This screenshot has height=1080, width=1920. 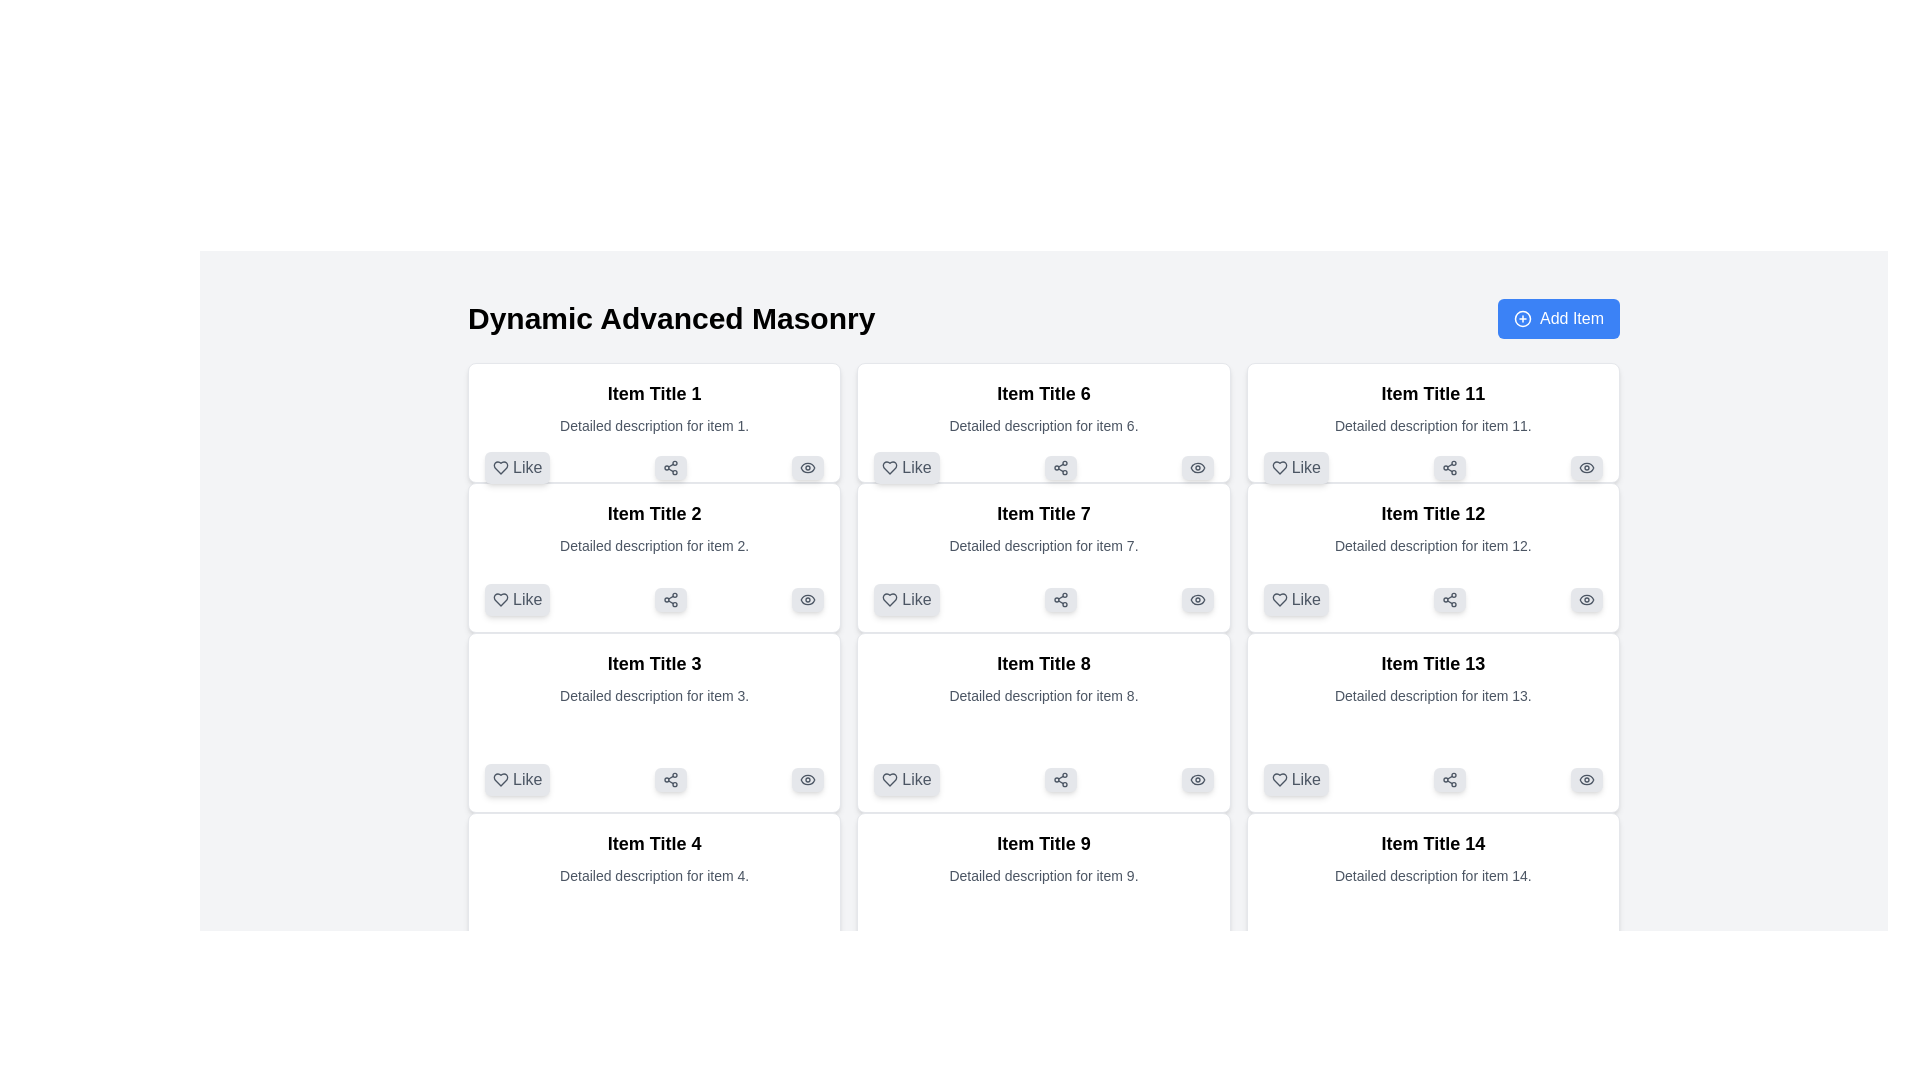 I want to click on the heart-shaped icon that is part of the 'Like' button, which is located under the content labeled 'Item Title 3', so click(x=500, y=778).